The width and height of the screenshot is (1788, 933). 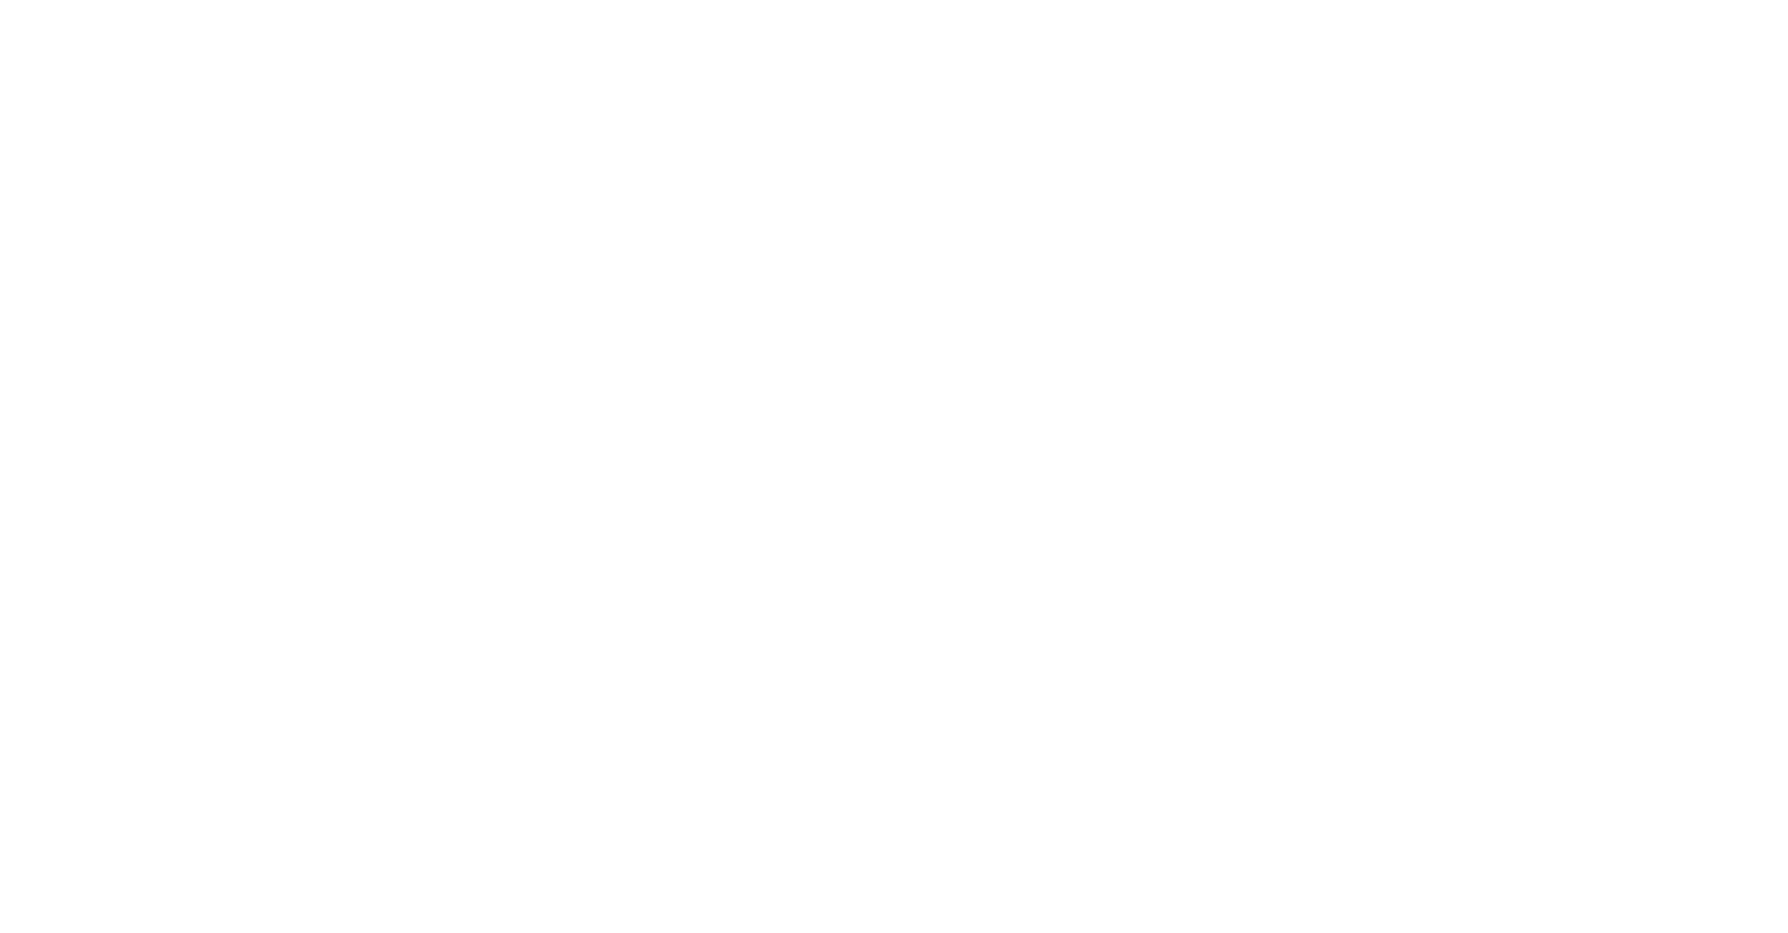 I want to click on 'die Innovationskultur in Wirtschaft, Wissenschaft, Verwaltung und Gesellschaft zu stärken,', so click(x=338, y=723).